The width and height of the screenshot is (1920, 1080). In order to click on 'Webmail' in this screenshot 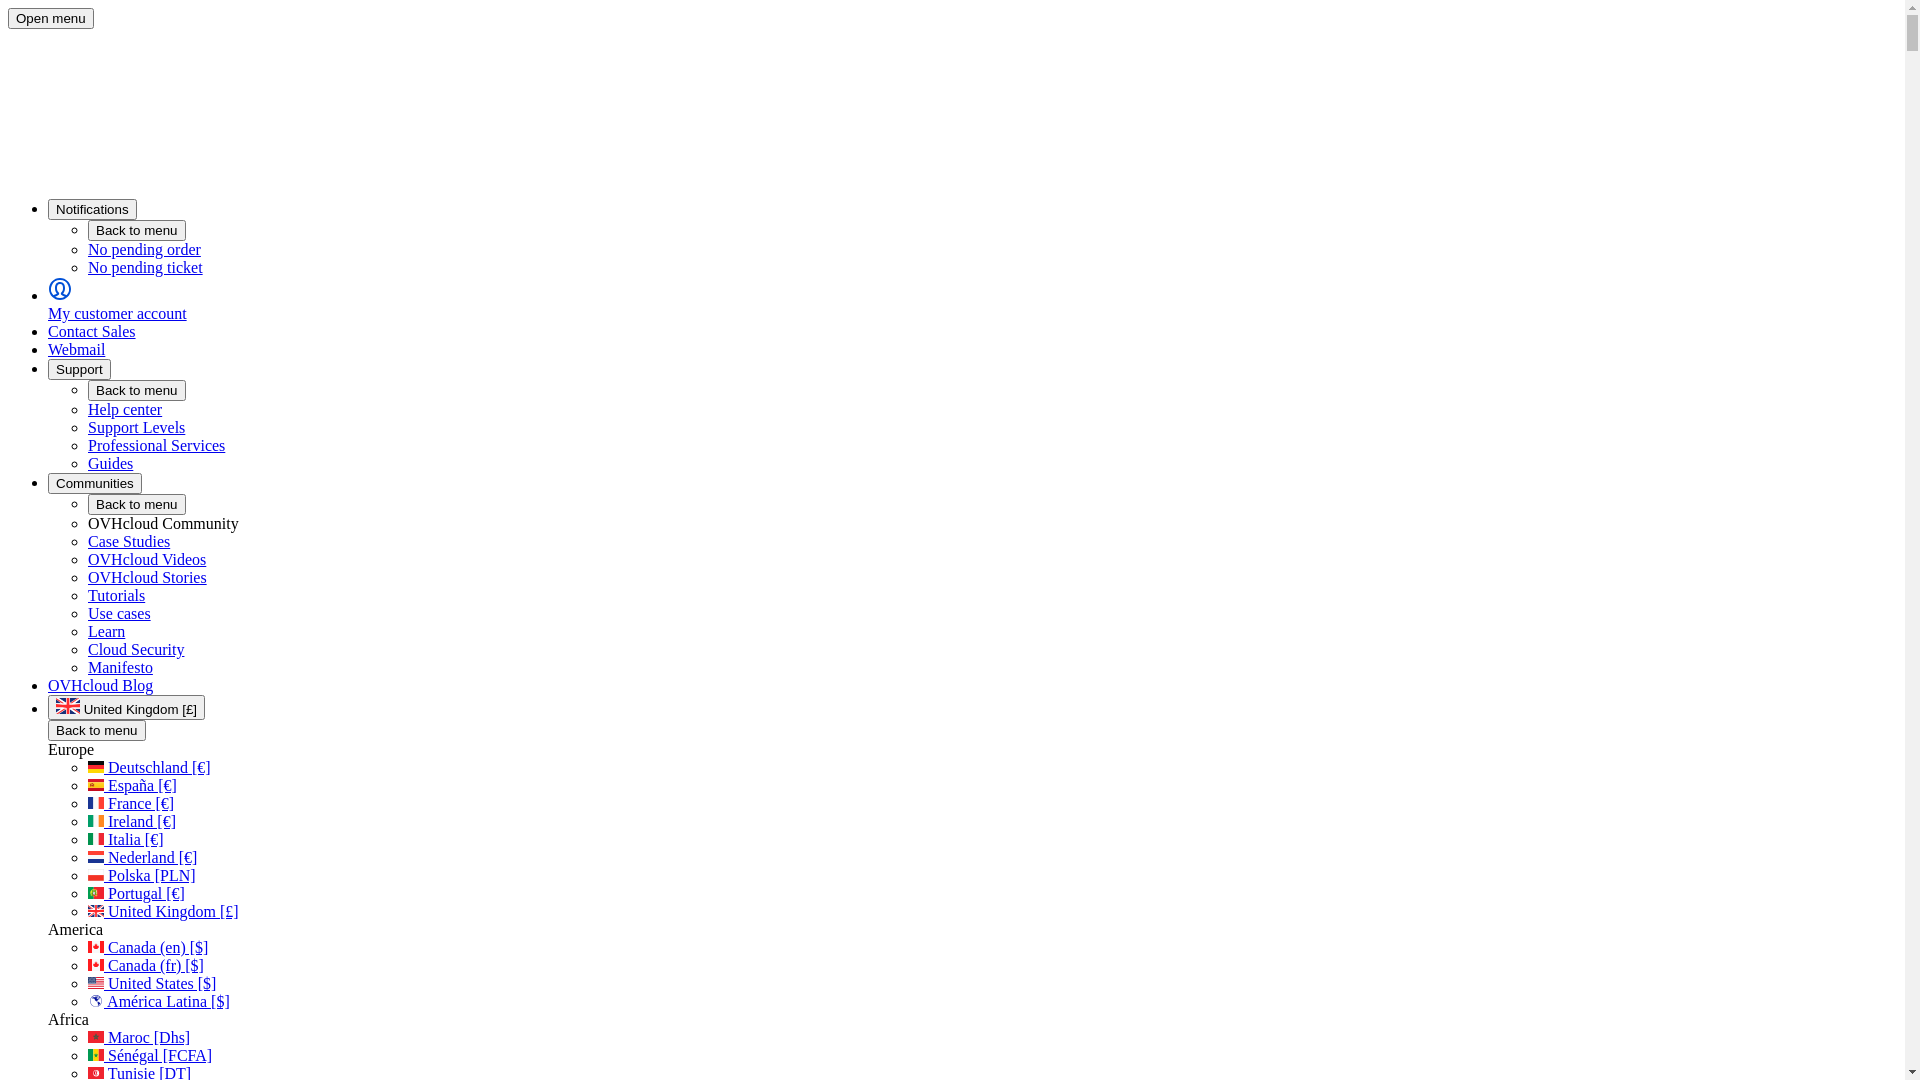, I will do `click(76, 348)`.